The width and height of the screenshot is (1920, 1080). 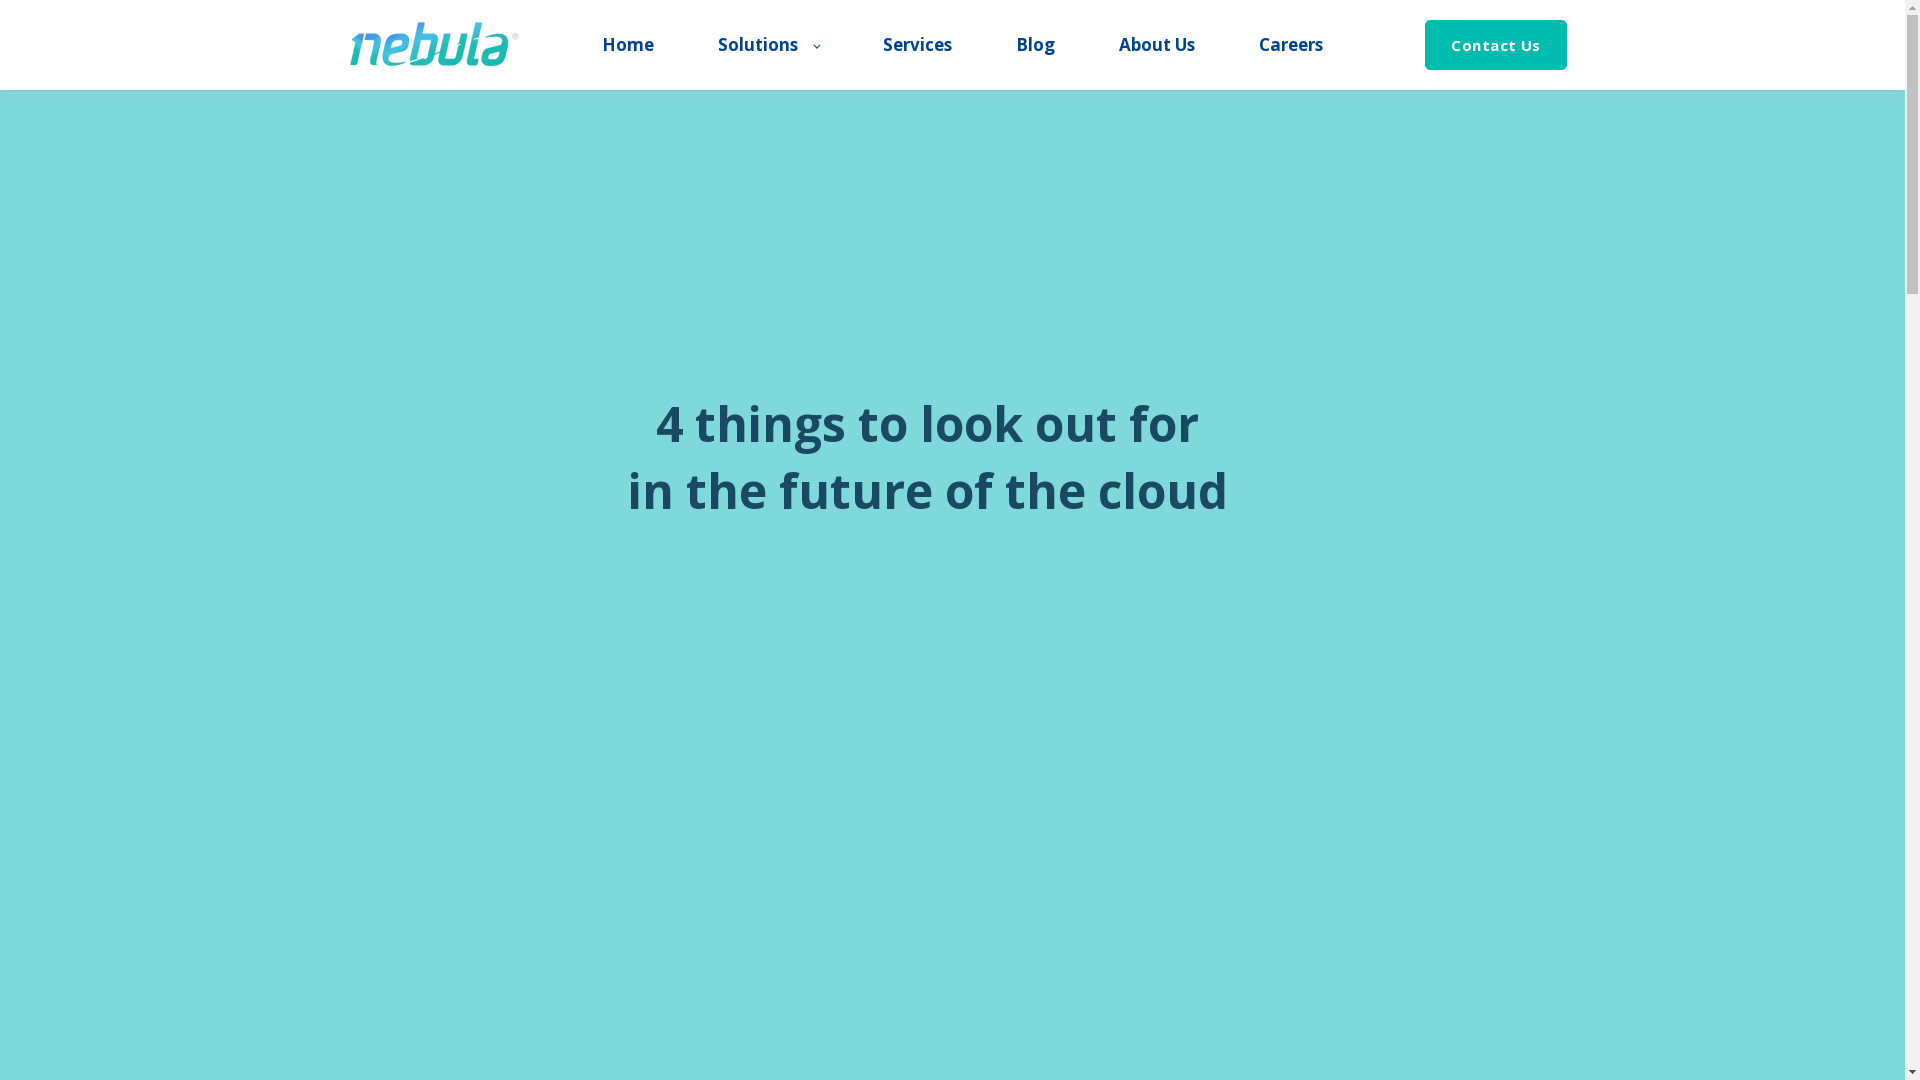 What do you see at coordinates (1257, 45) in the screenshot?
I see `'Careers'` at bounding box center [1257, 45].